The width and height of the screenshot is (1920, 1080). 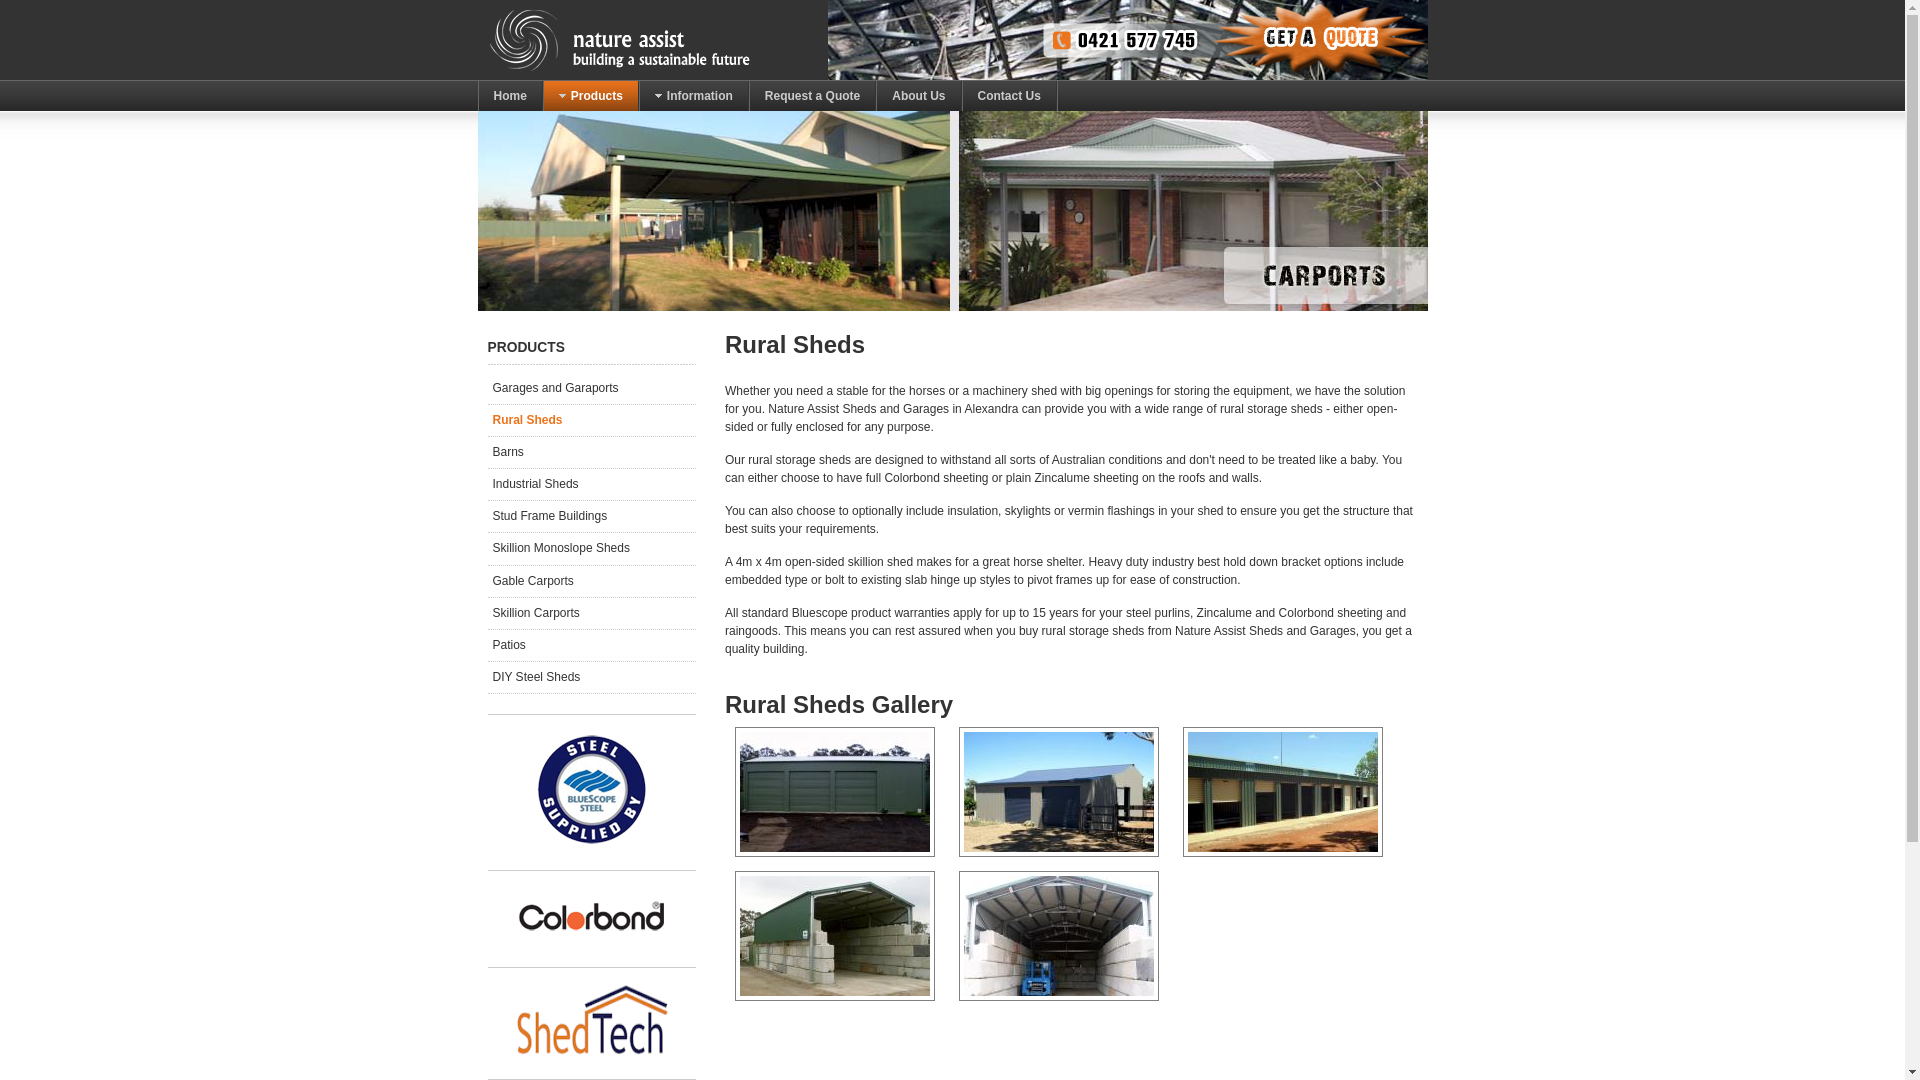 I want to click on 'Barns', so click(x=590, y=452).